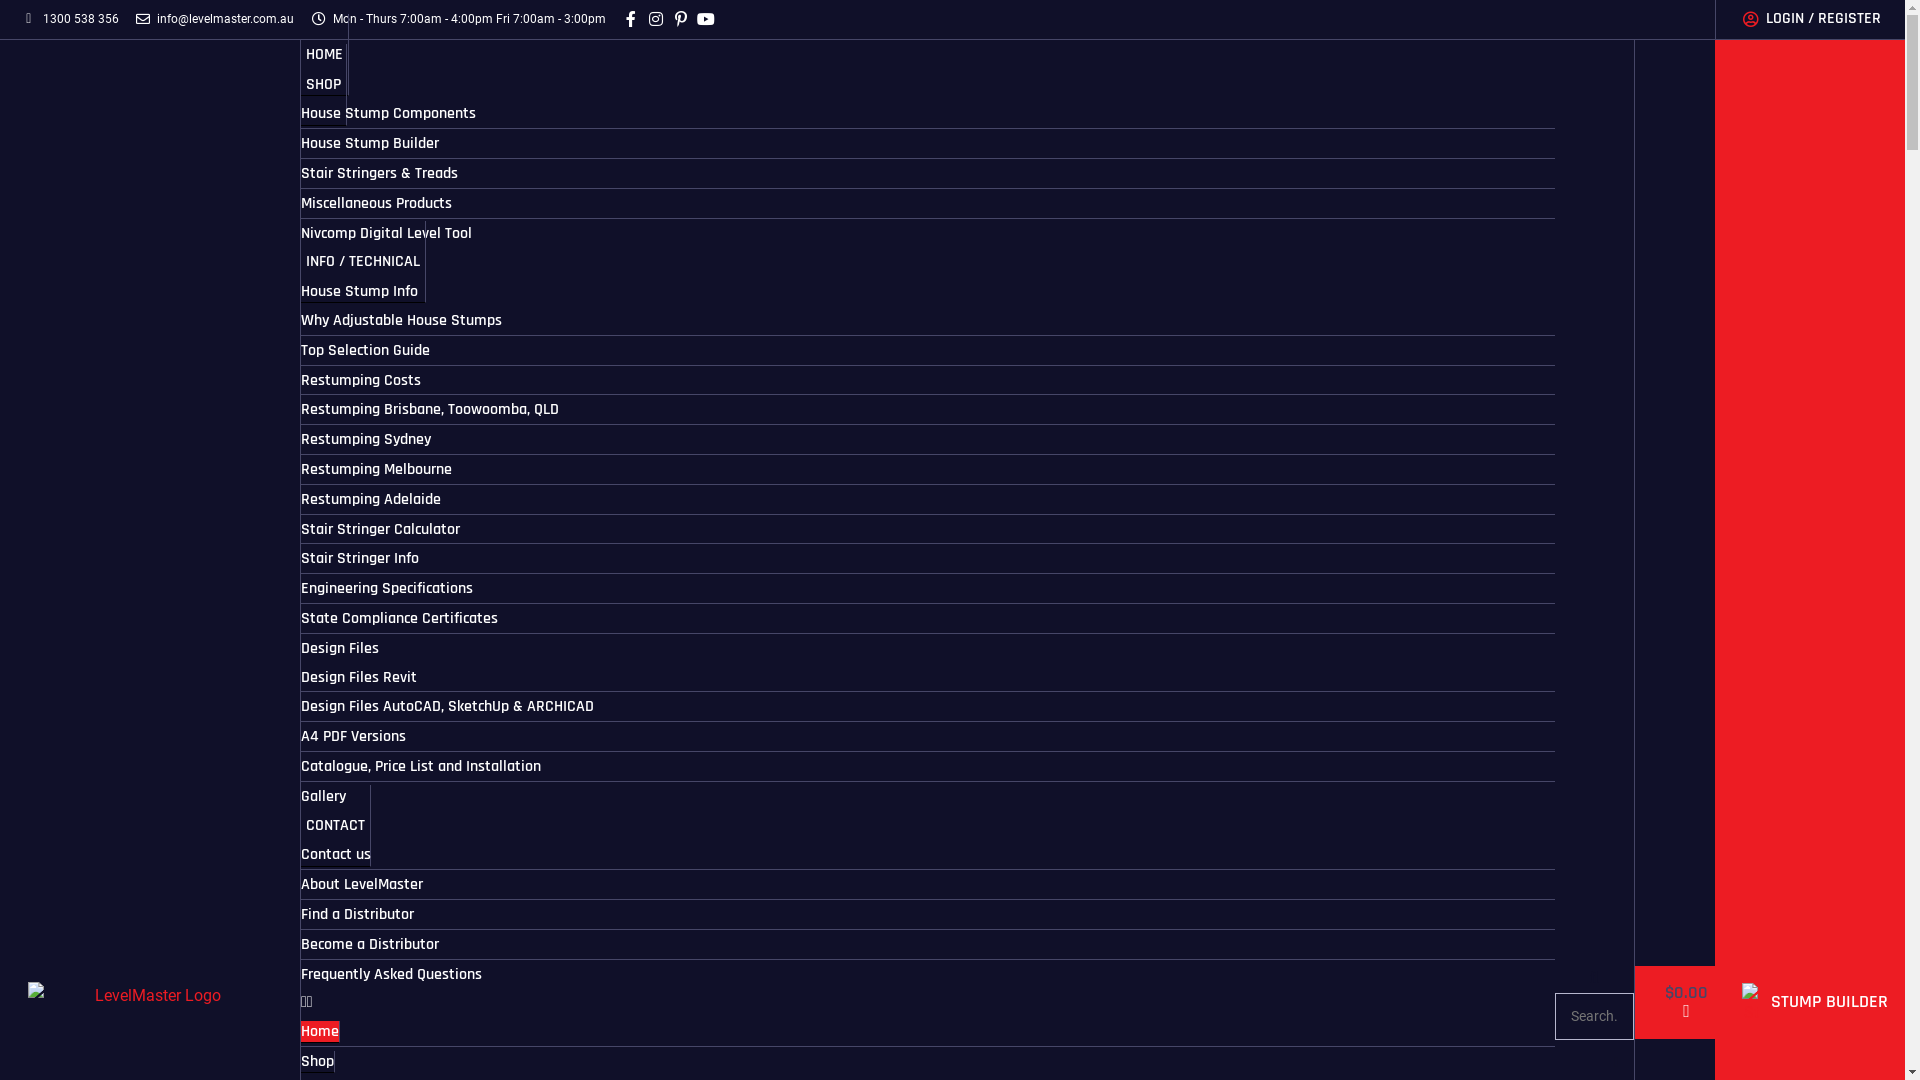 The height and width of the screenshot is (1080, 1920). I want to click on 'Contact us', so click(336, 854).